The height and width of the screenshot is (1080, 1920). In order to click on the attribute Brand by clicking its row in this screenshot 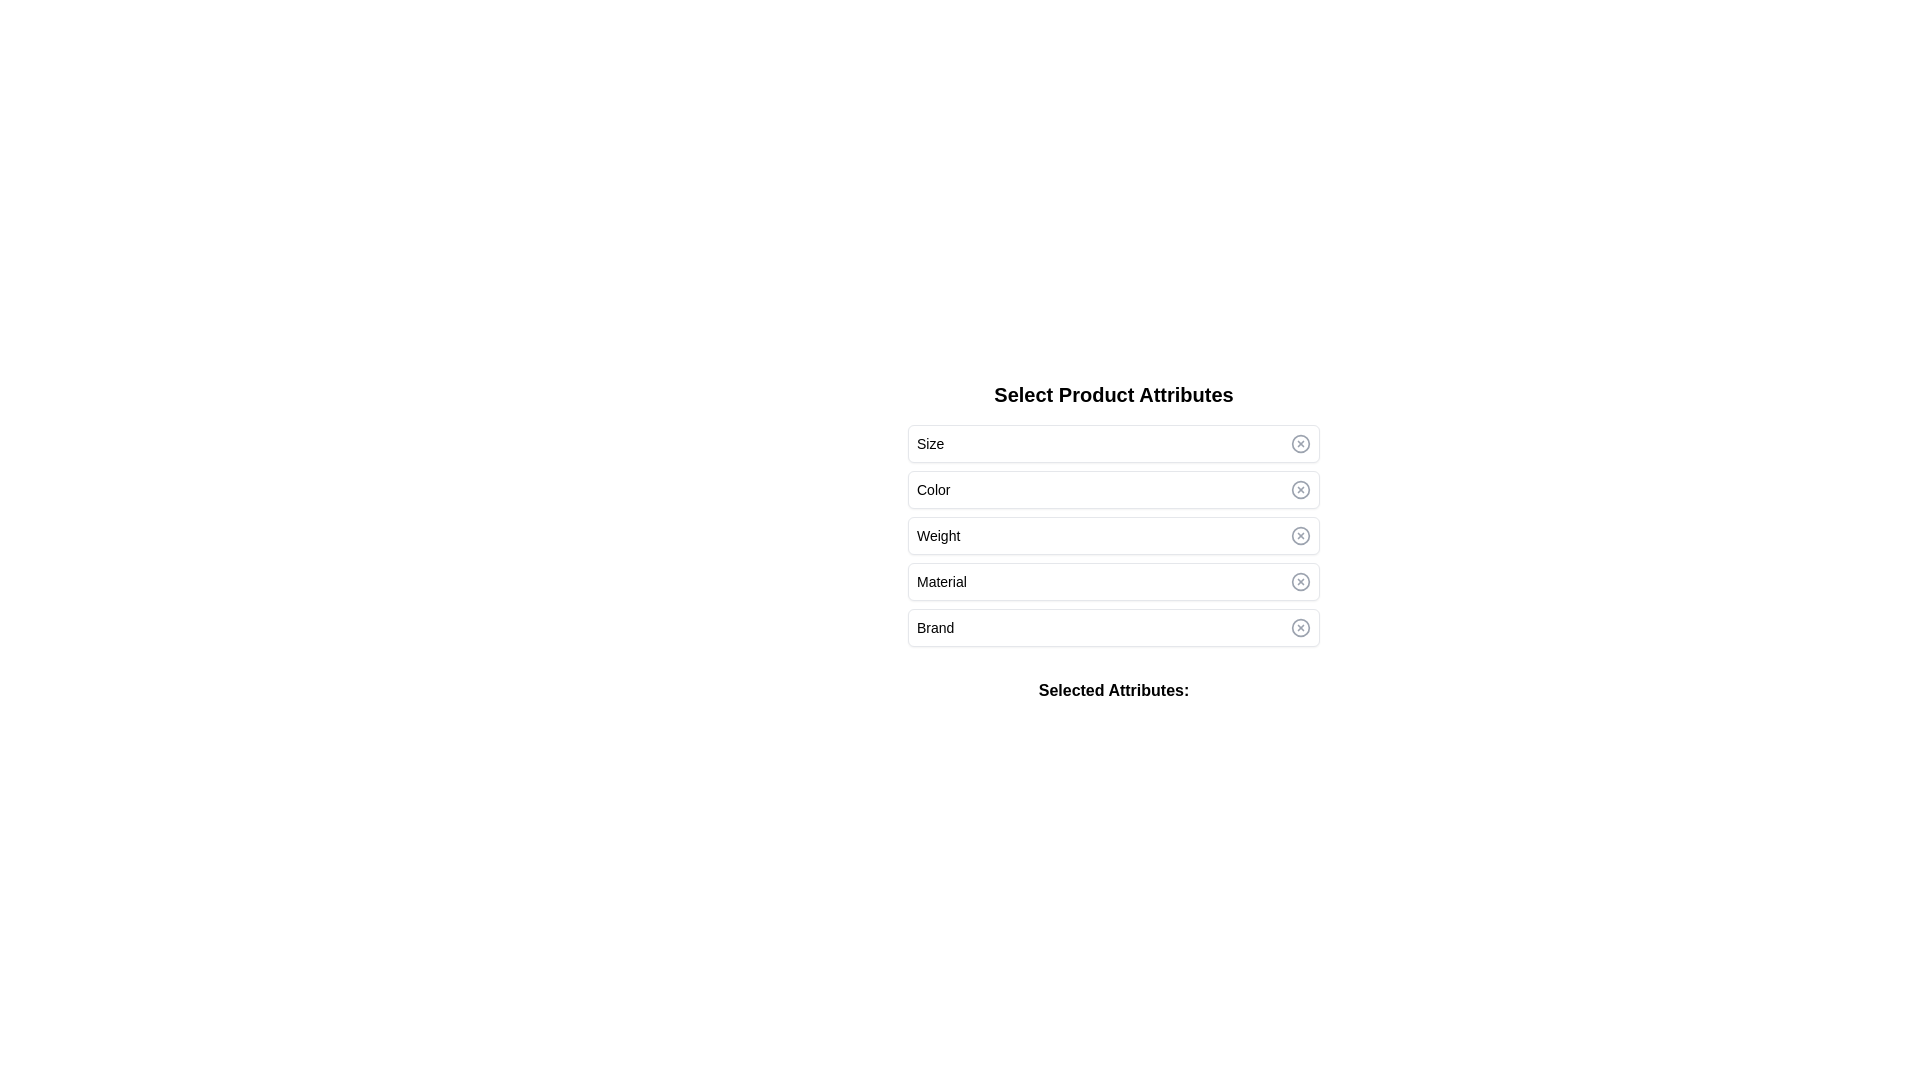, I will do `click(1112, 627)`.